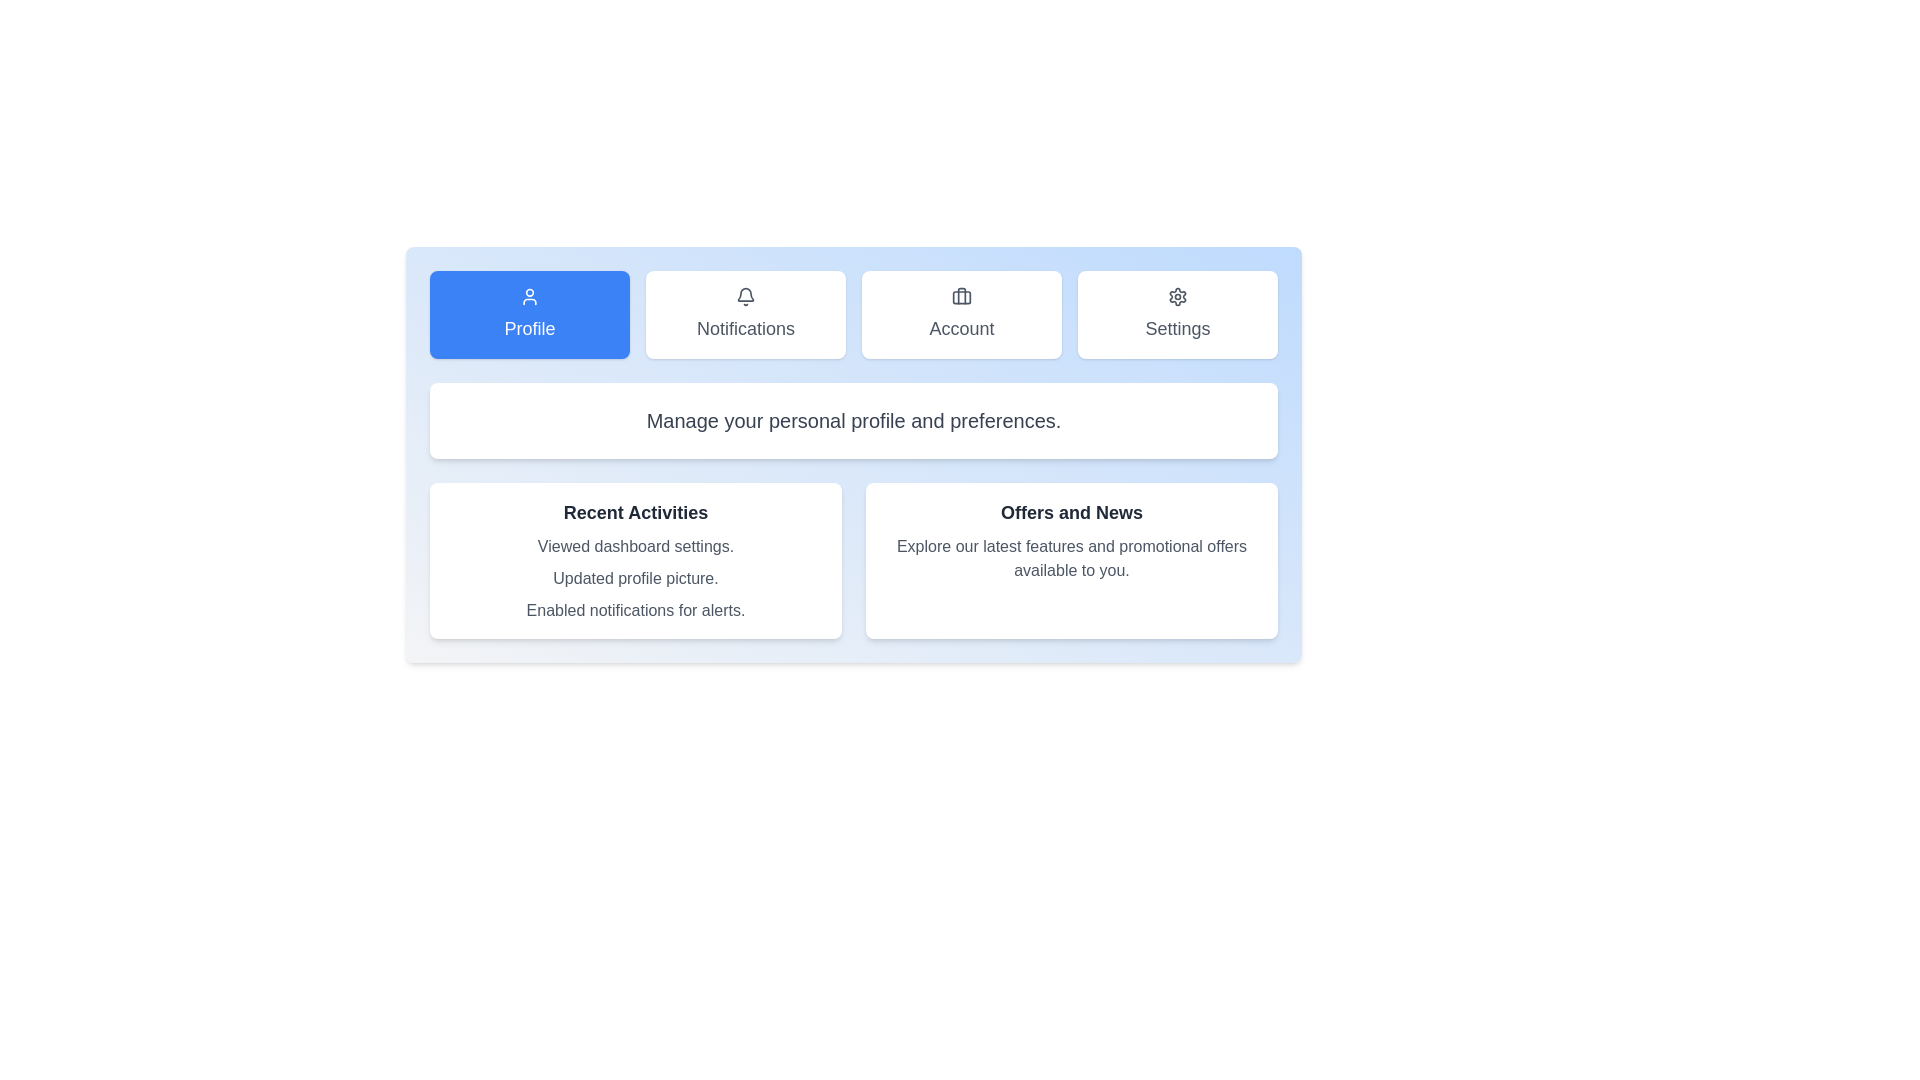 This screenshot has height=1080, width=1920. I want to click on the 'Account' icon in the navigation bar, which represents user account settings and is the third button from the left, so click(961, 297).